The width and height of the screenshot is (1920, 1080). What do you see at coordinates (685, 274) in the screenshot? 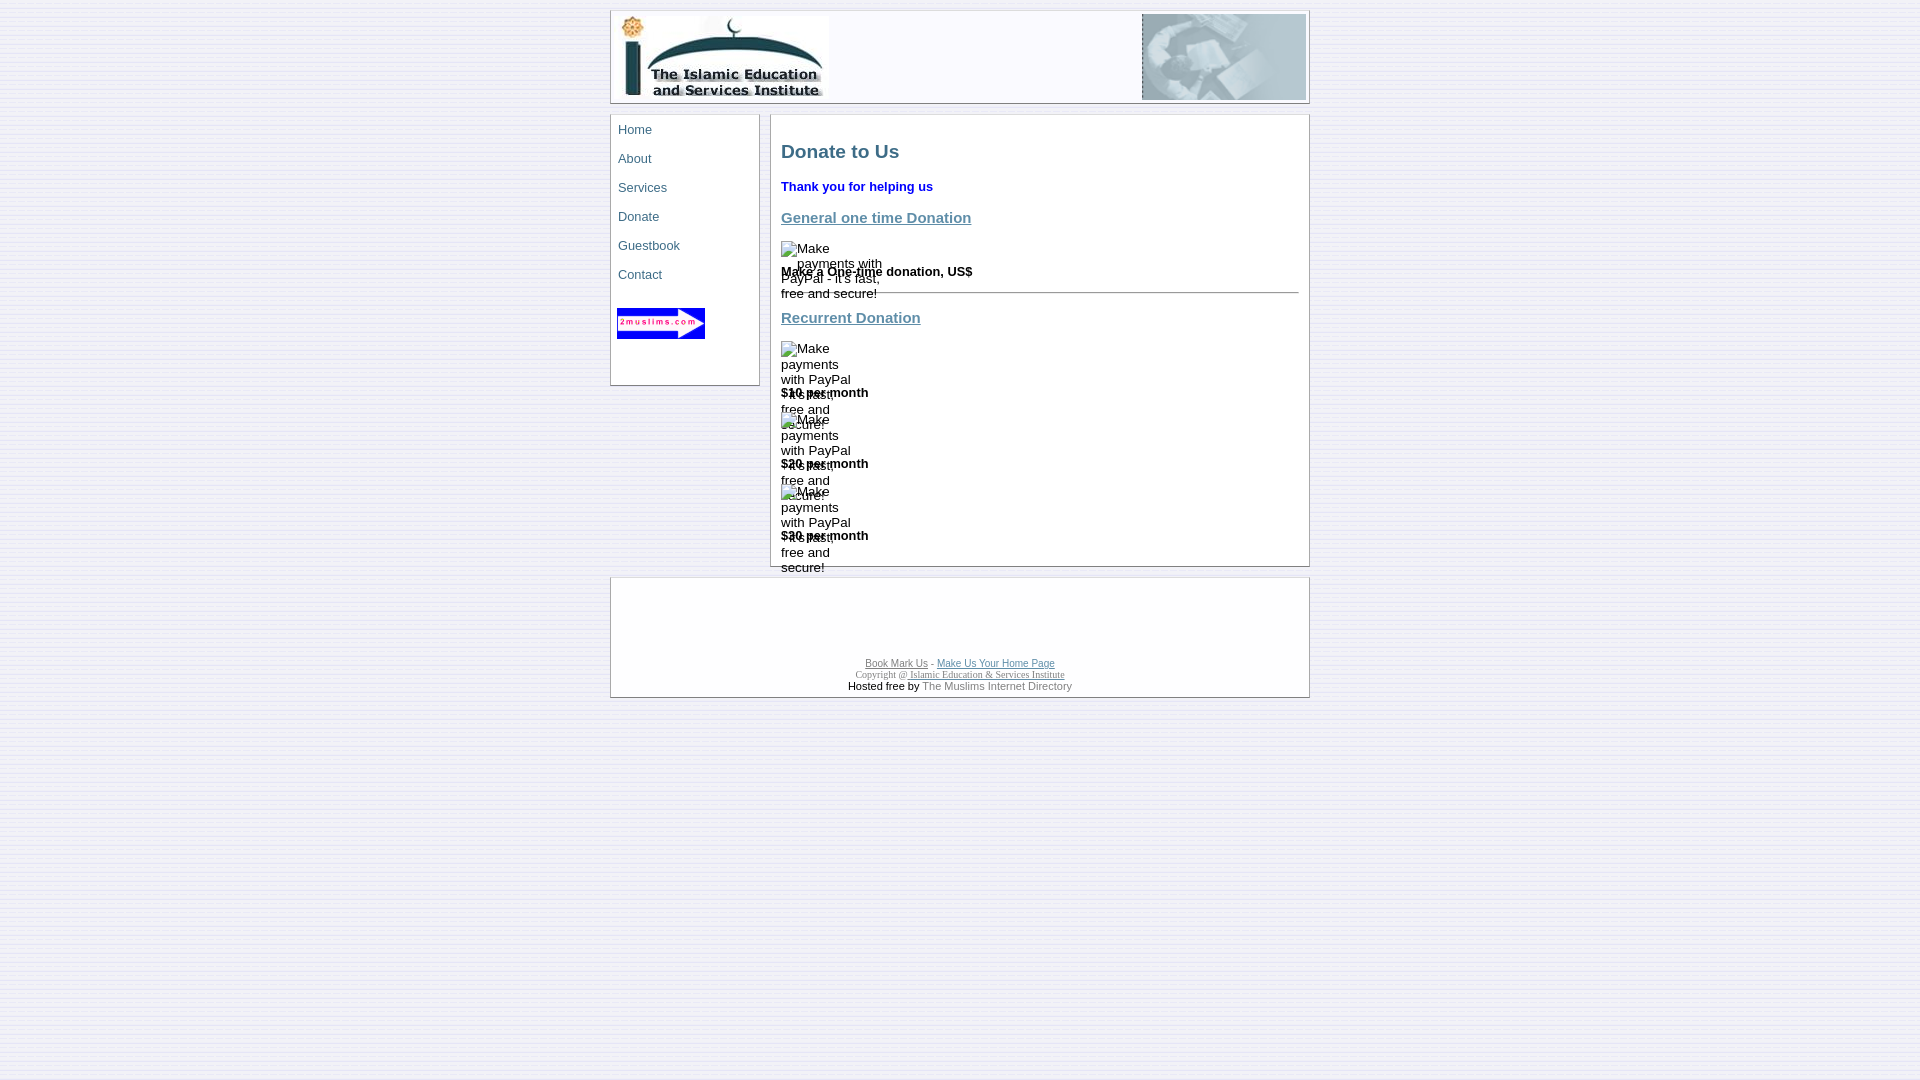
I see `'Contact'` at bounding box center [685, 274].